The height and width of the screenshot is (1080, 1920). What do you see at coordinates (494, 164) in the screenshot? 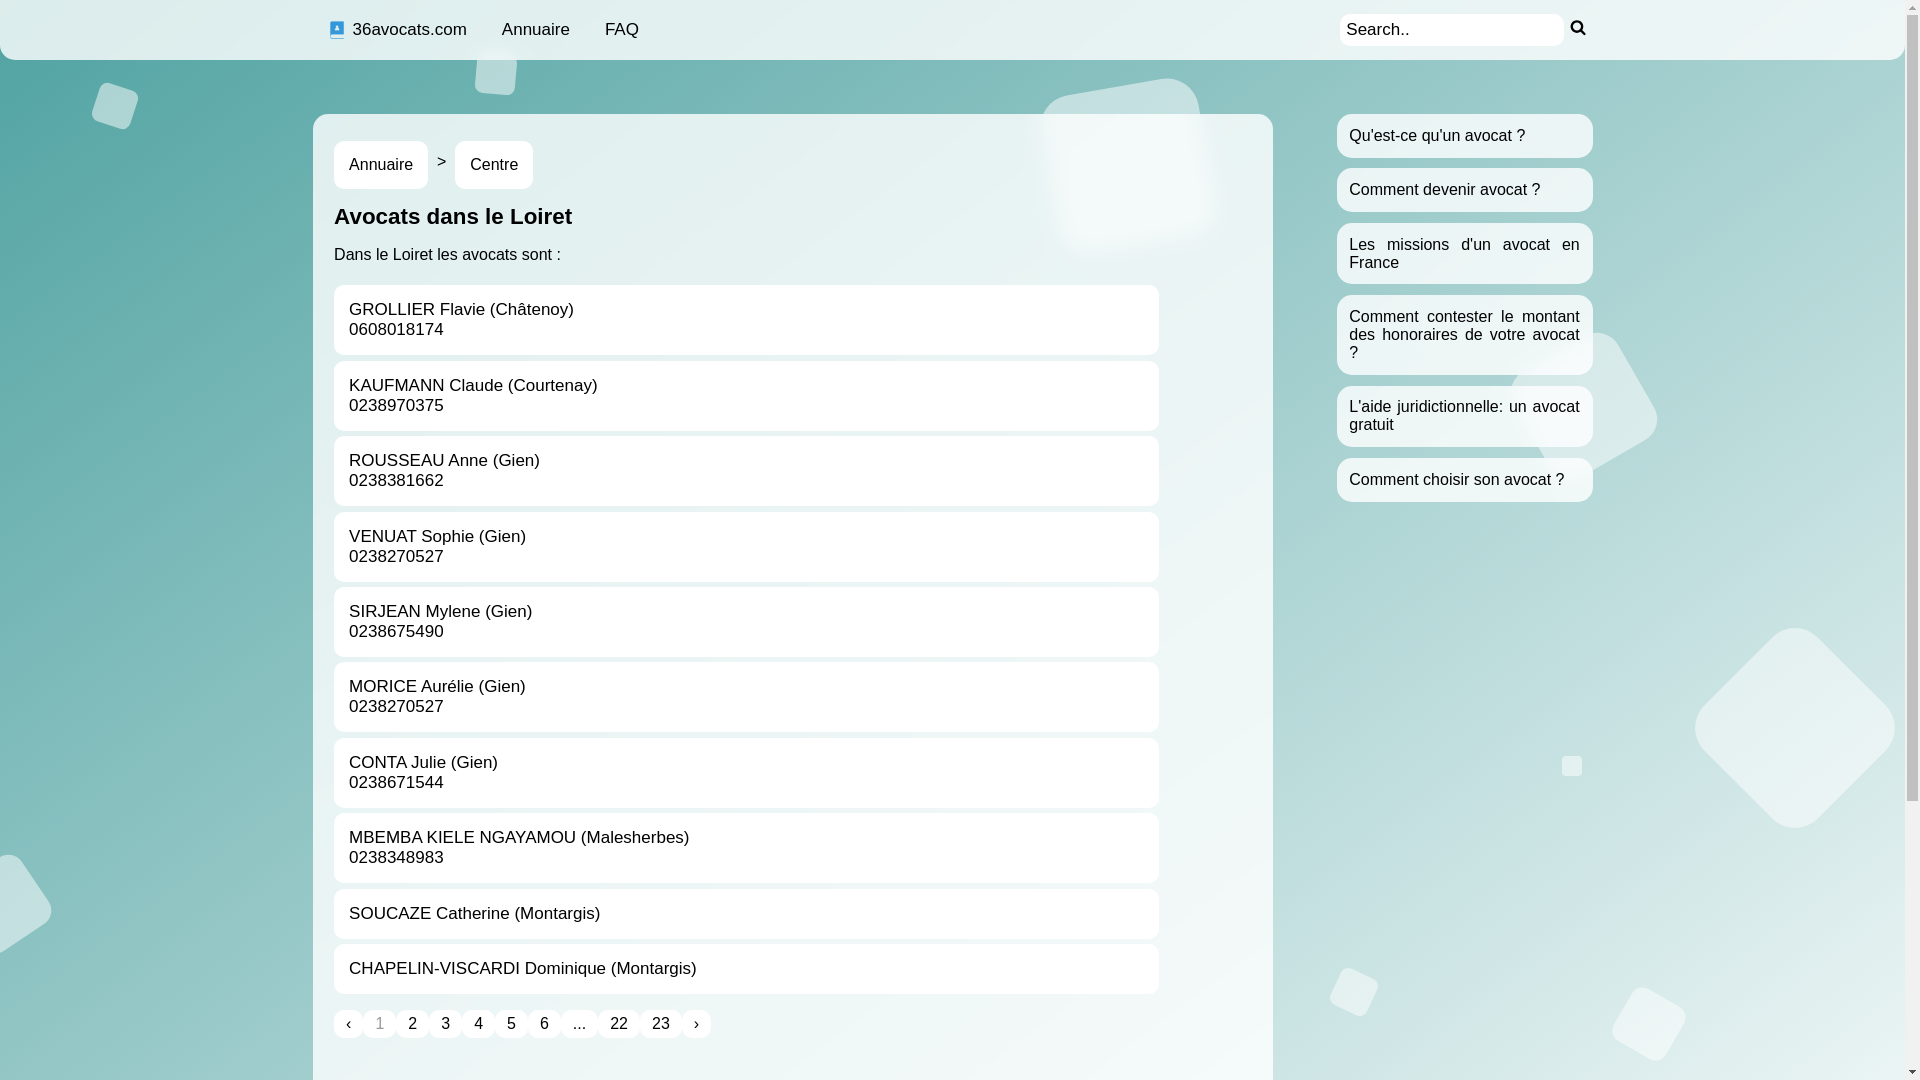
I see `'Centre'` at bounding box center [494, 164].